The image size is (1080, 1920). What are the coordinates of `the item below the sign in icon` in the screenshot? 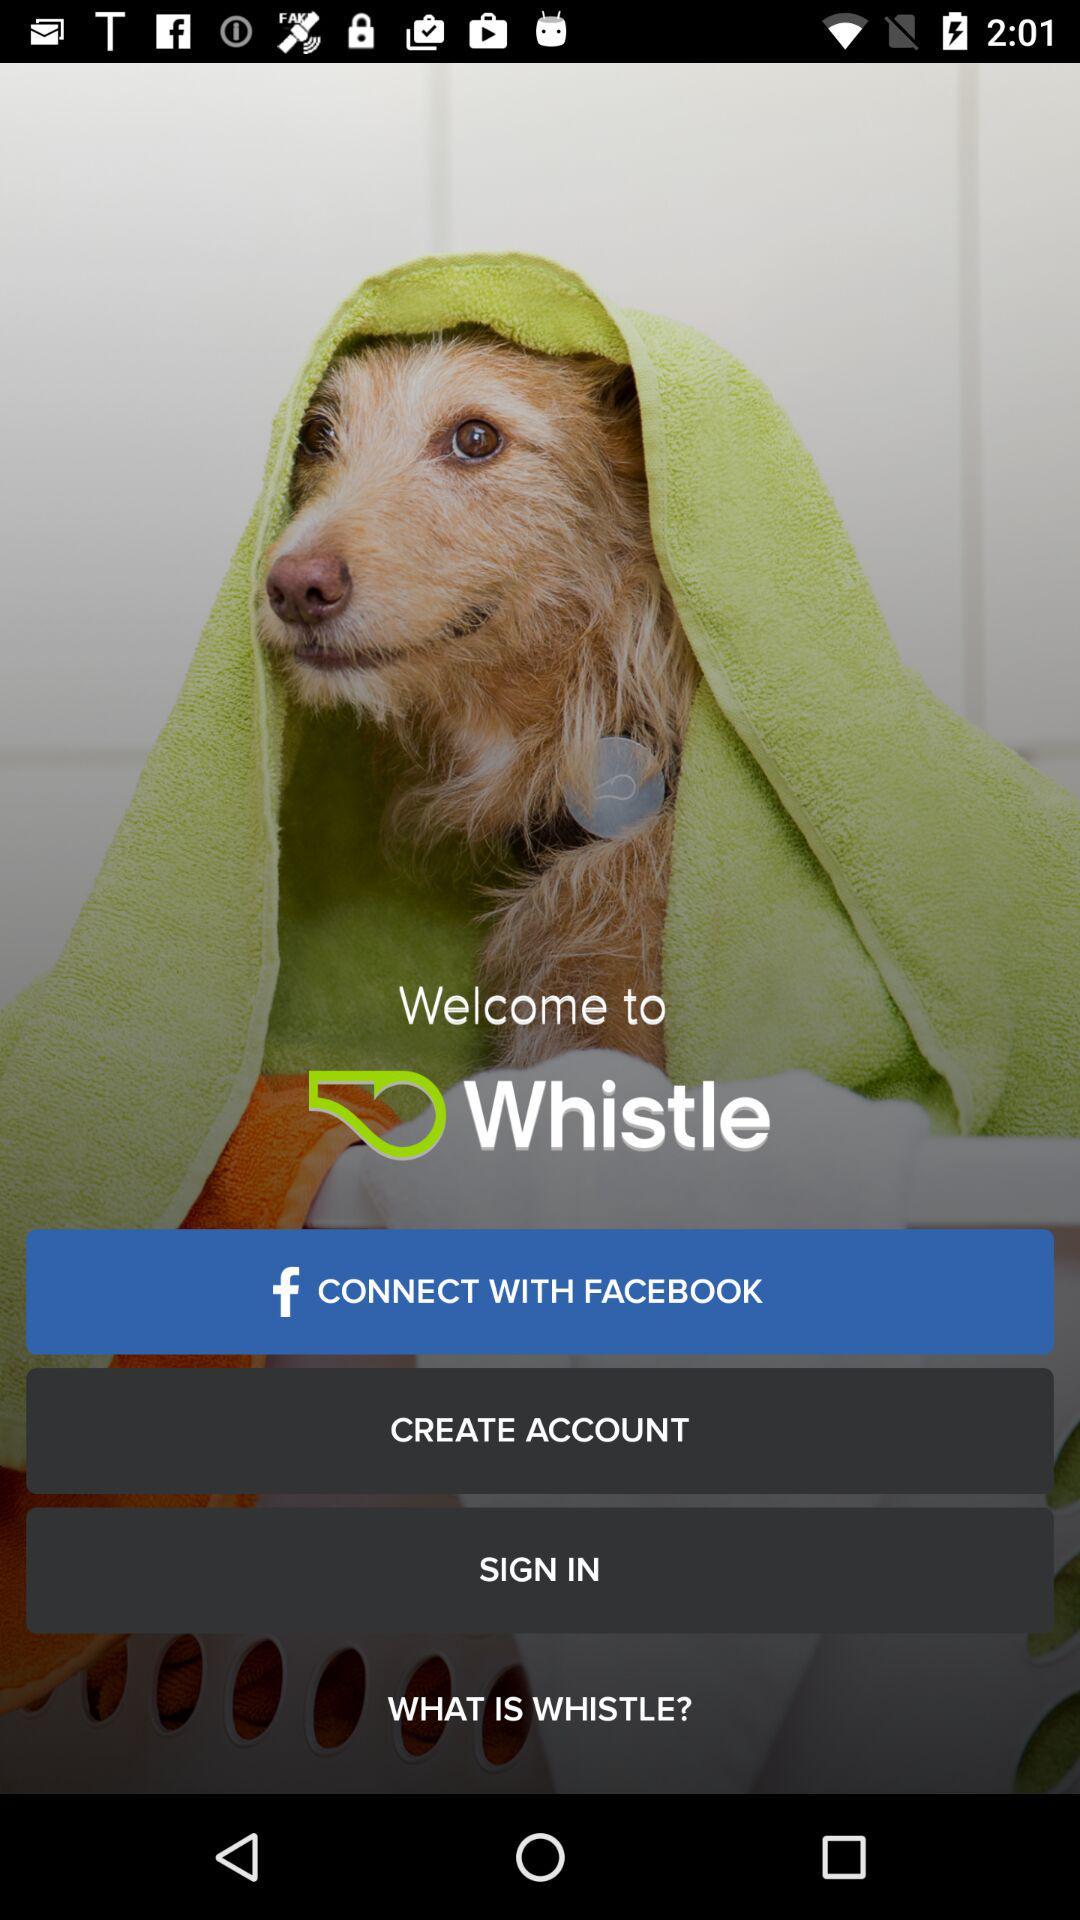 It's located at (540, 1708).